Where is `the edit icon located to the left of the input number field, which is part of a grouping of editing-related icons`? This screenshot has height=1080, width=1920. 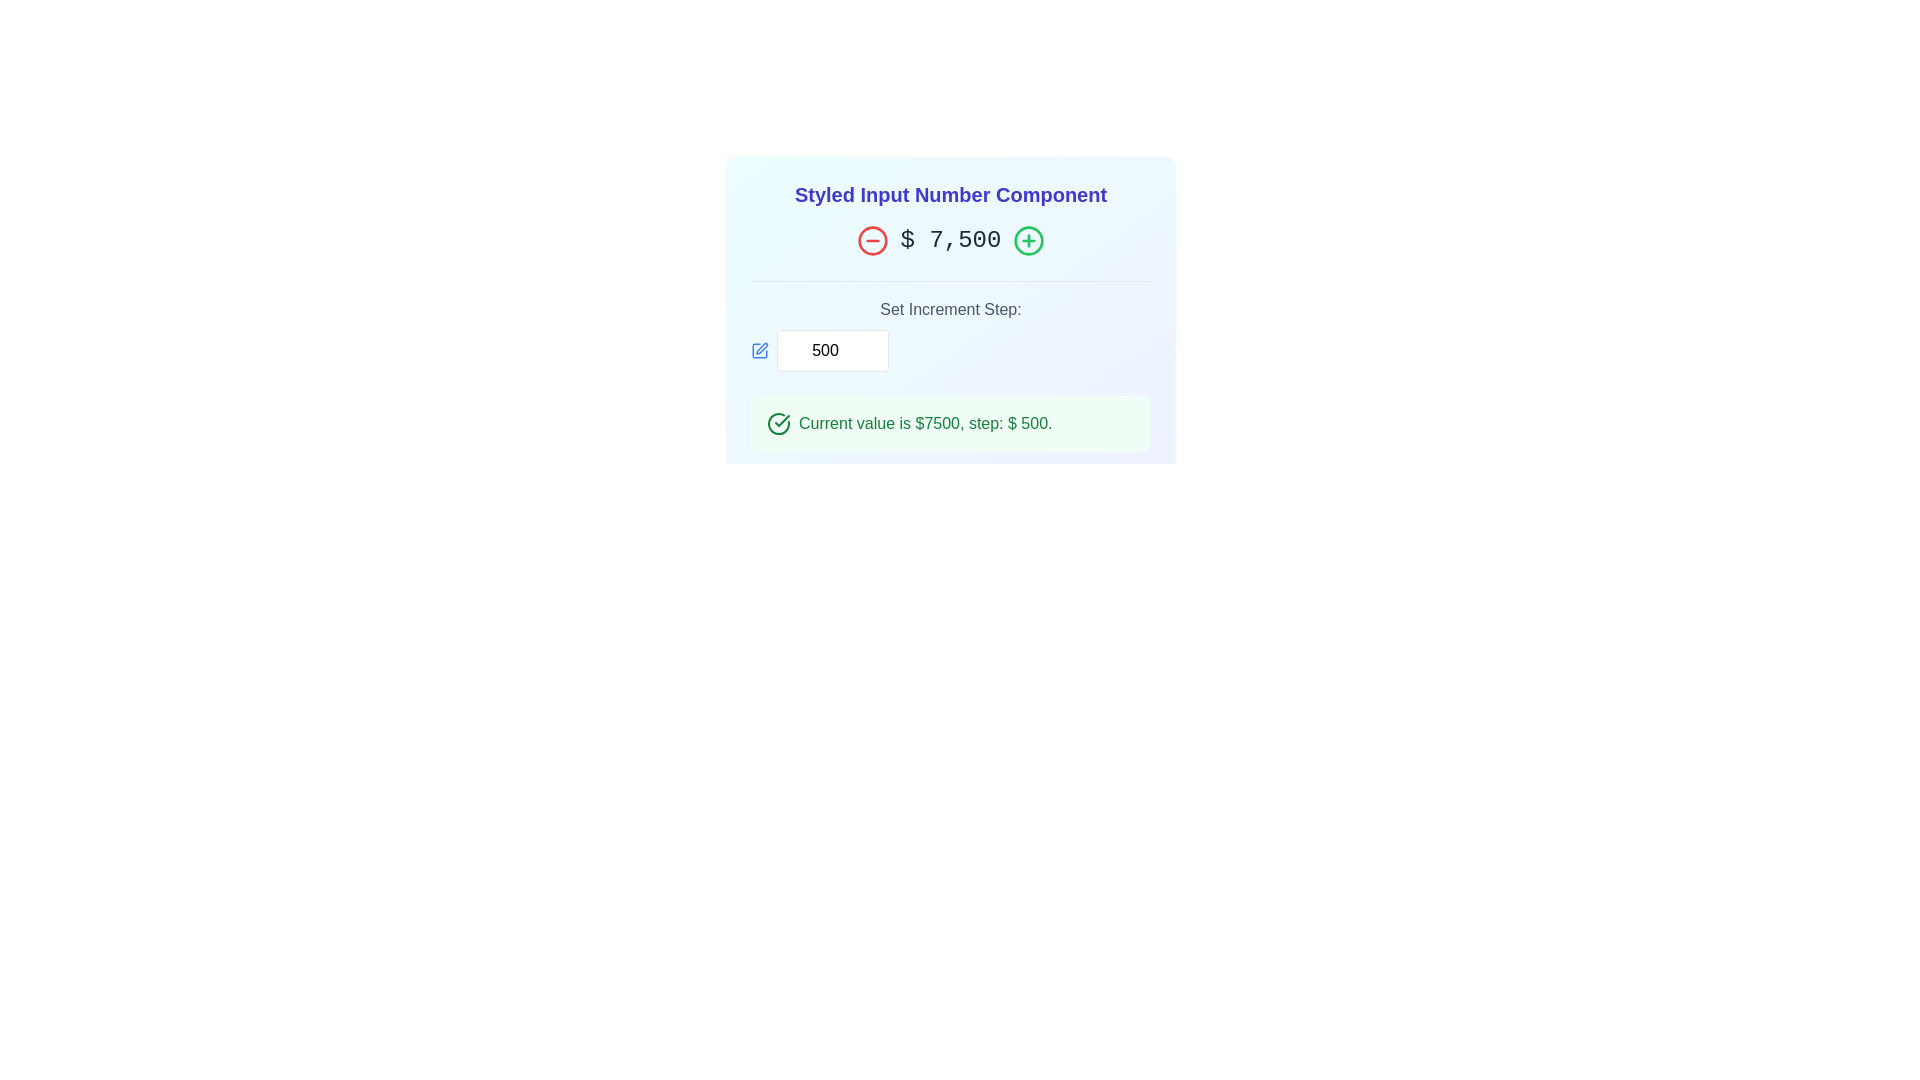 the edit icon located to the left of the input number field, which is part of a grouping of editing-related icons is located at coordinates (761, 347).